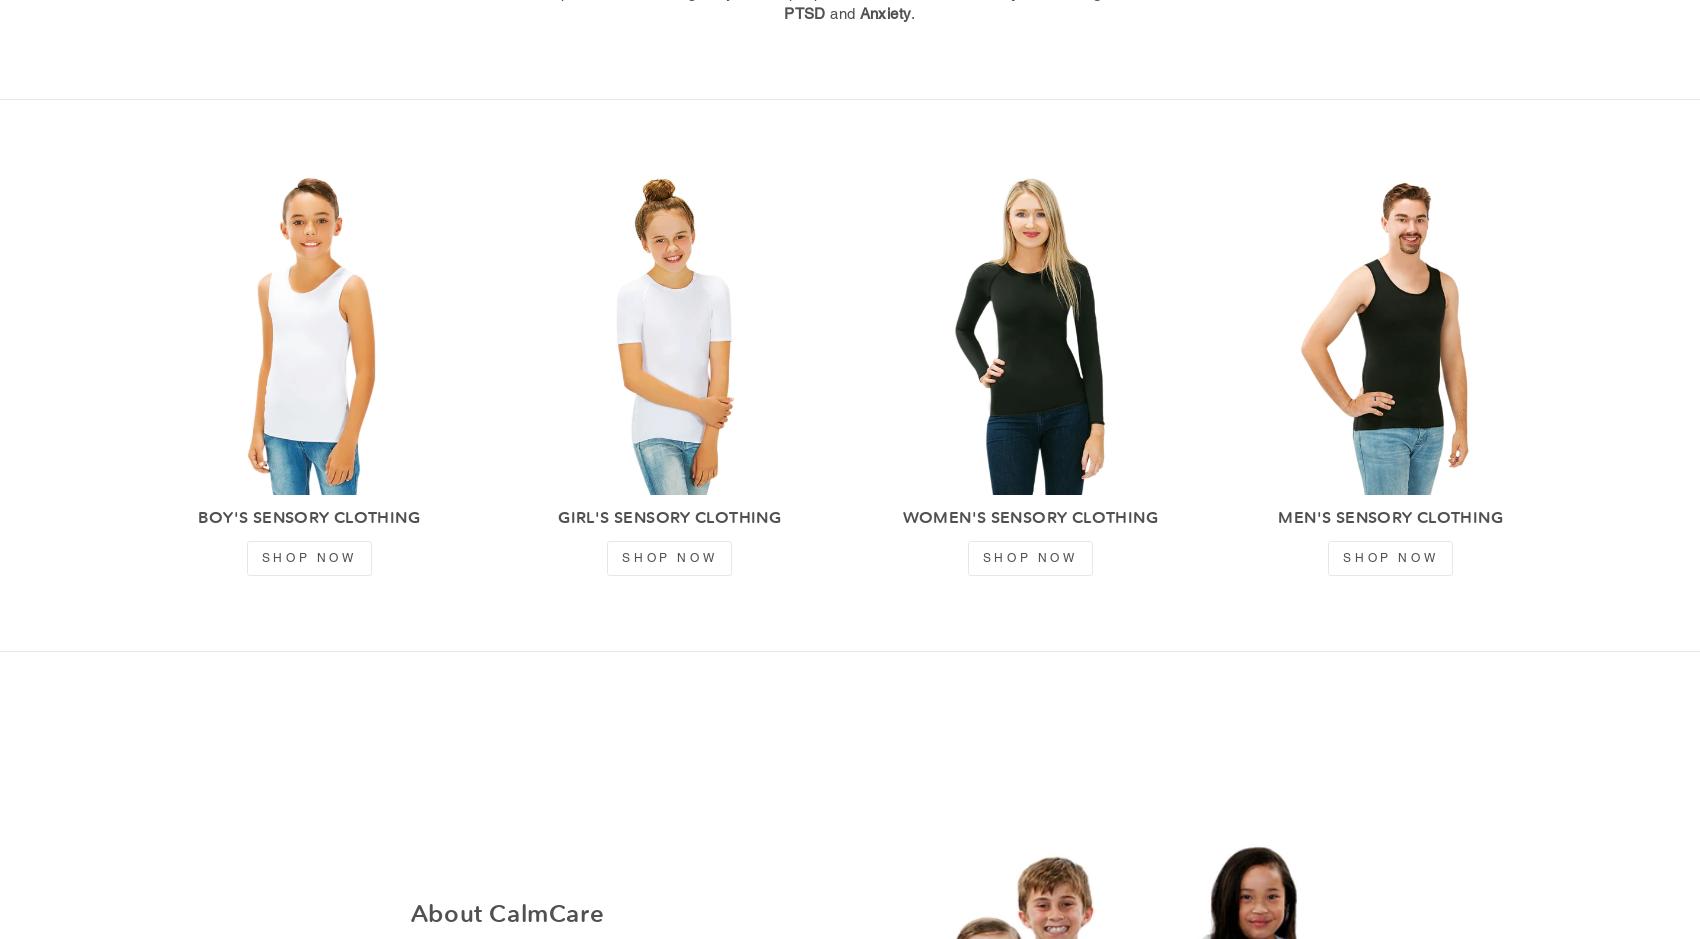 This screenshot has width=1700, height=939. Describe the element at coordinates (803, 13) in the screenshot. I see `'PTSD'` at that location.